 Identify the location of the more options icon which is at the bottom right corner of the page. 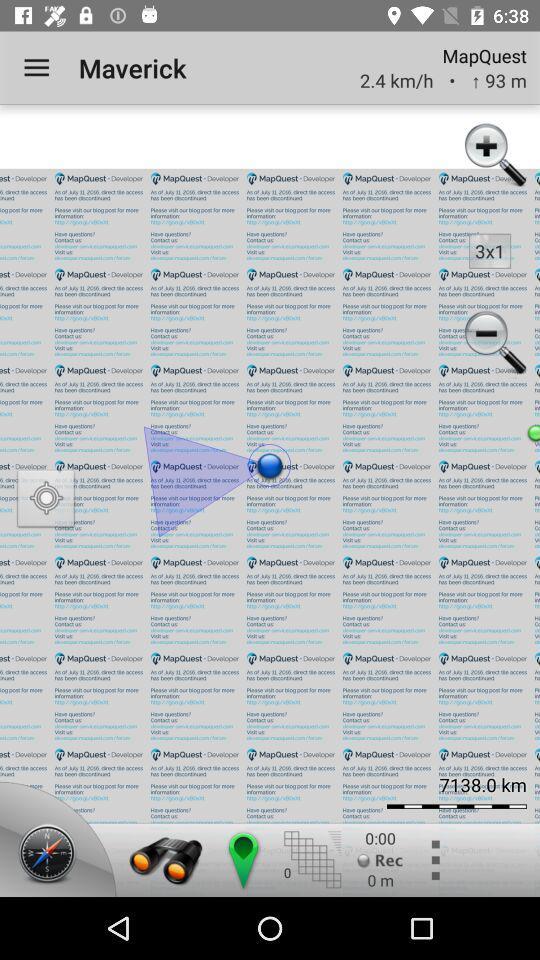
(433, 859).